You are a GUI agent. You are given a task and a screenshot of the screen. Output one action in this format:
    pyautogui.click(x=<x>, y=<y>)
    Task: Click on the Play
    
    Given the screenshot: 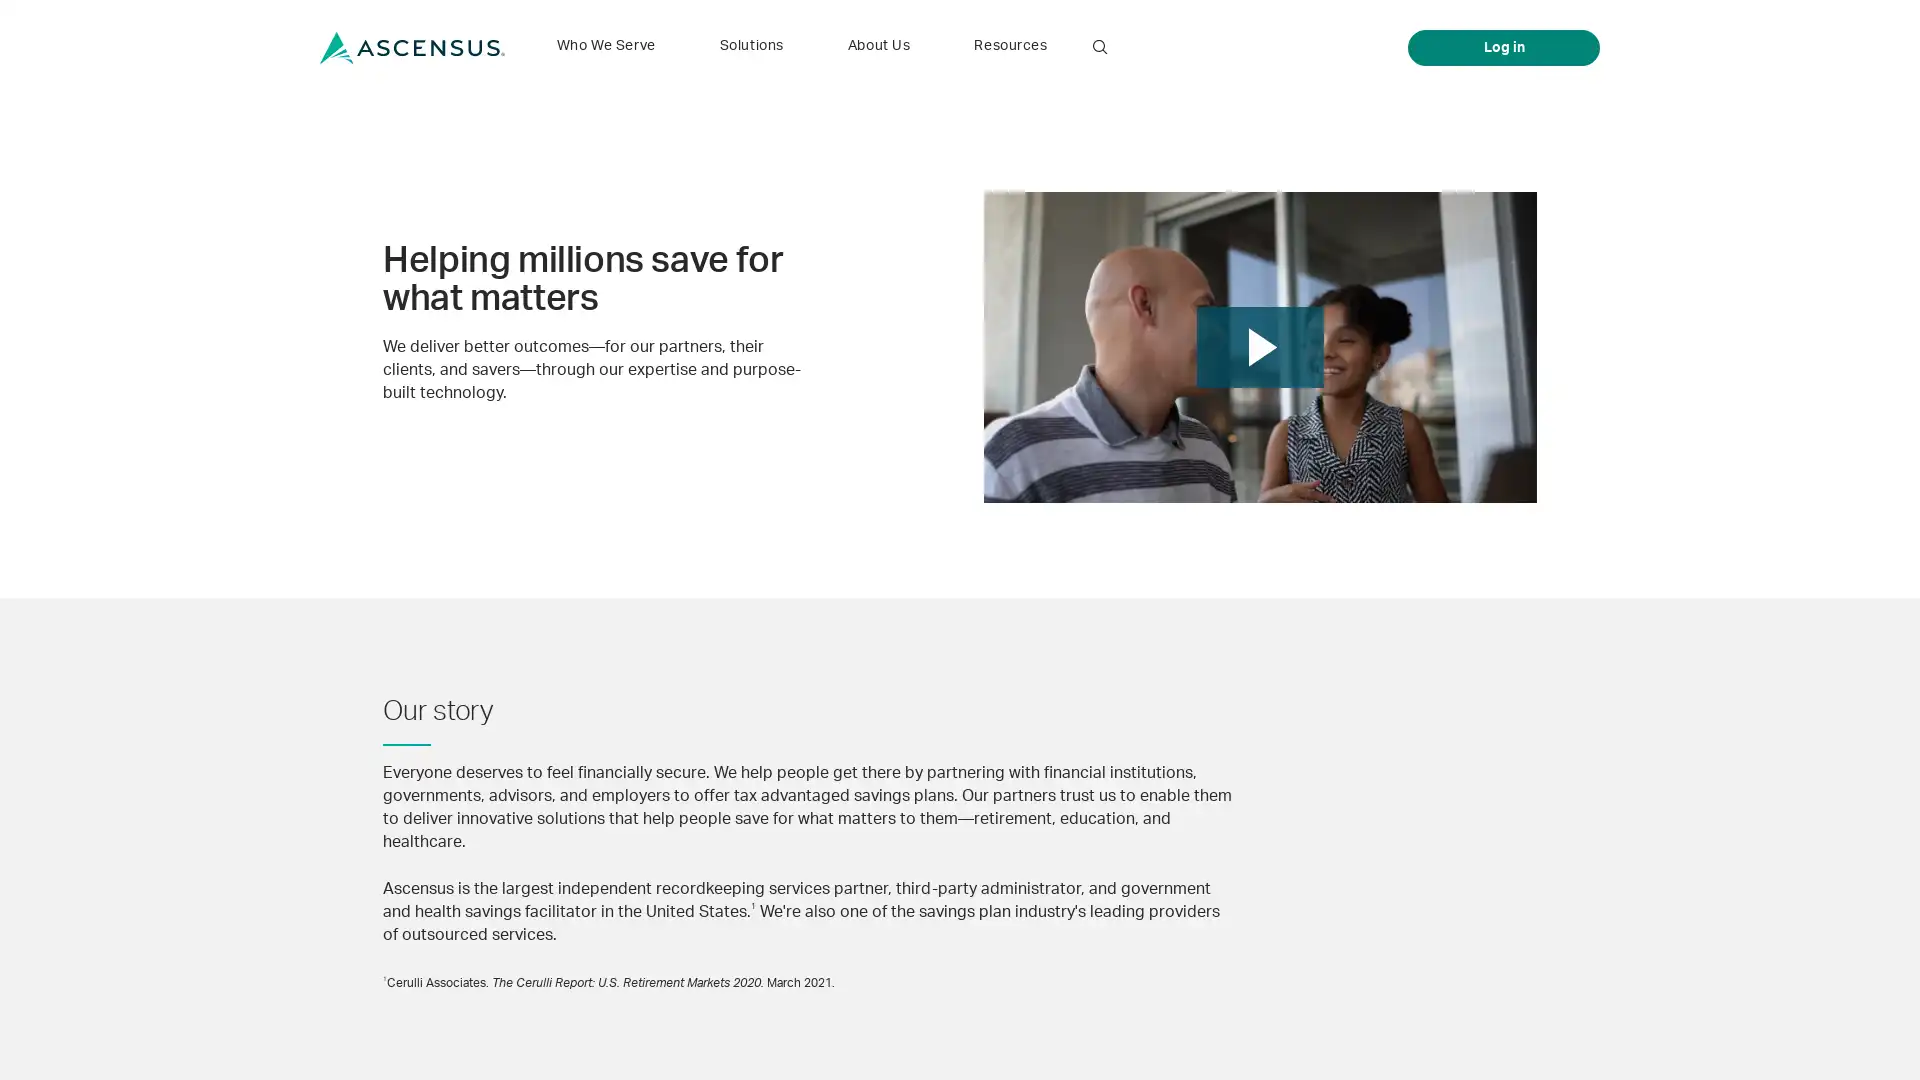 What is the action you would take?
    pyautogui.click(x=1259, y=346)
    